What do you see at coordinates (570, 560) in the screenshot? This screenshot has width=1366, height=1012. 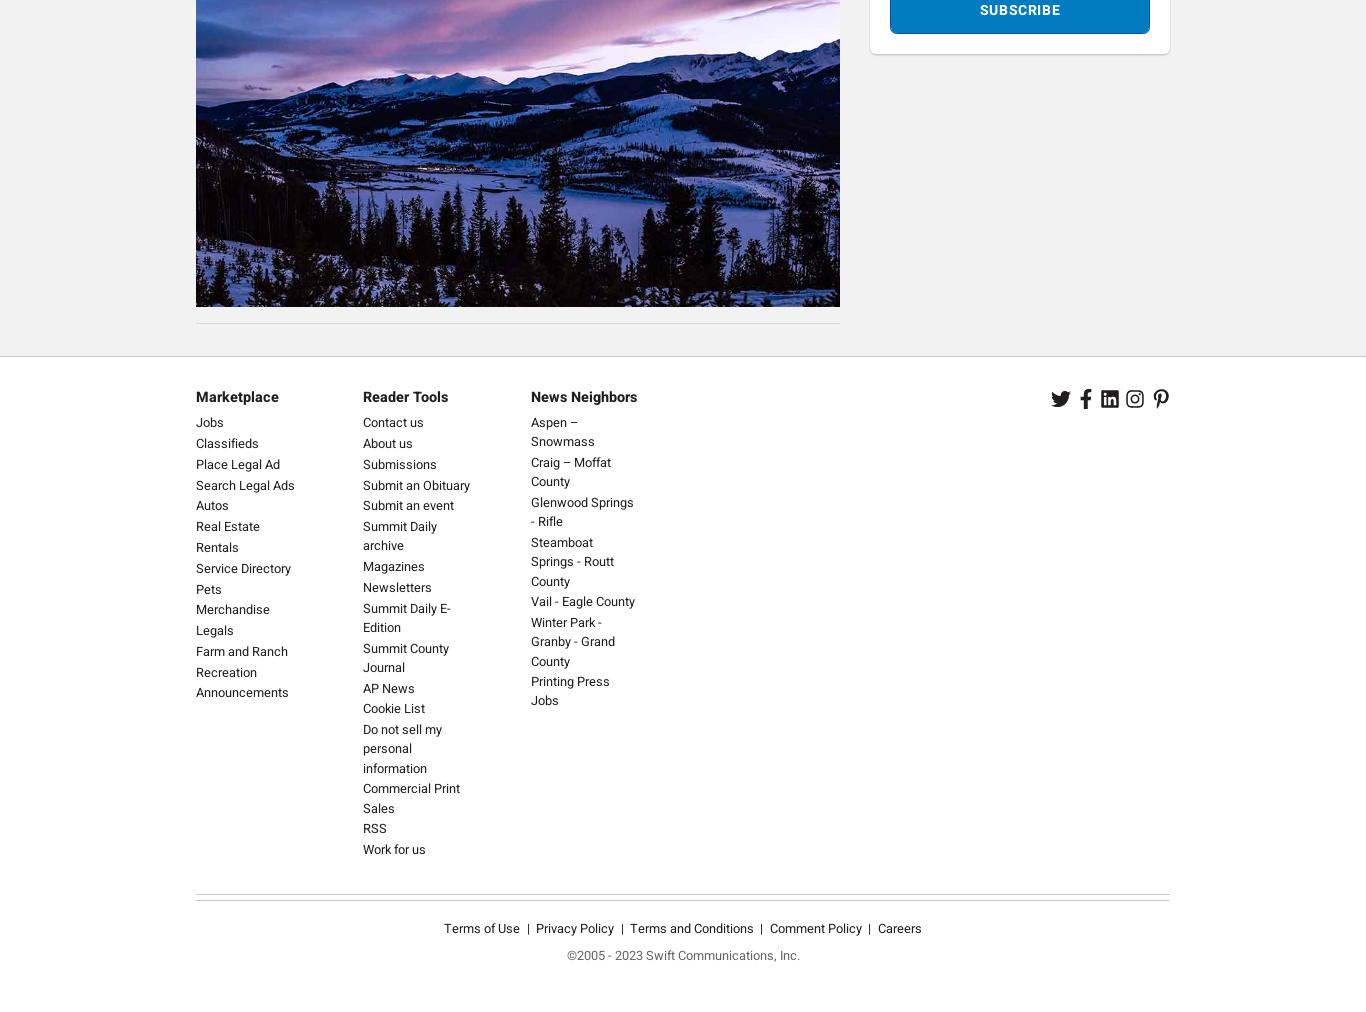 I see `'Steamboat Springs - Routt County'` at bounding box center [570, 560].